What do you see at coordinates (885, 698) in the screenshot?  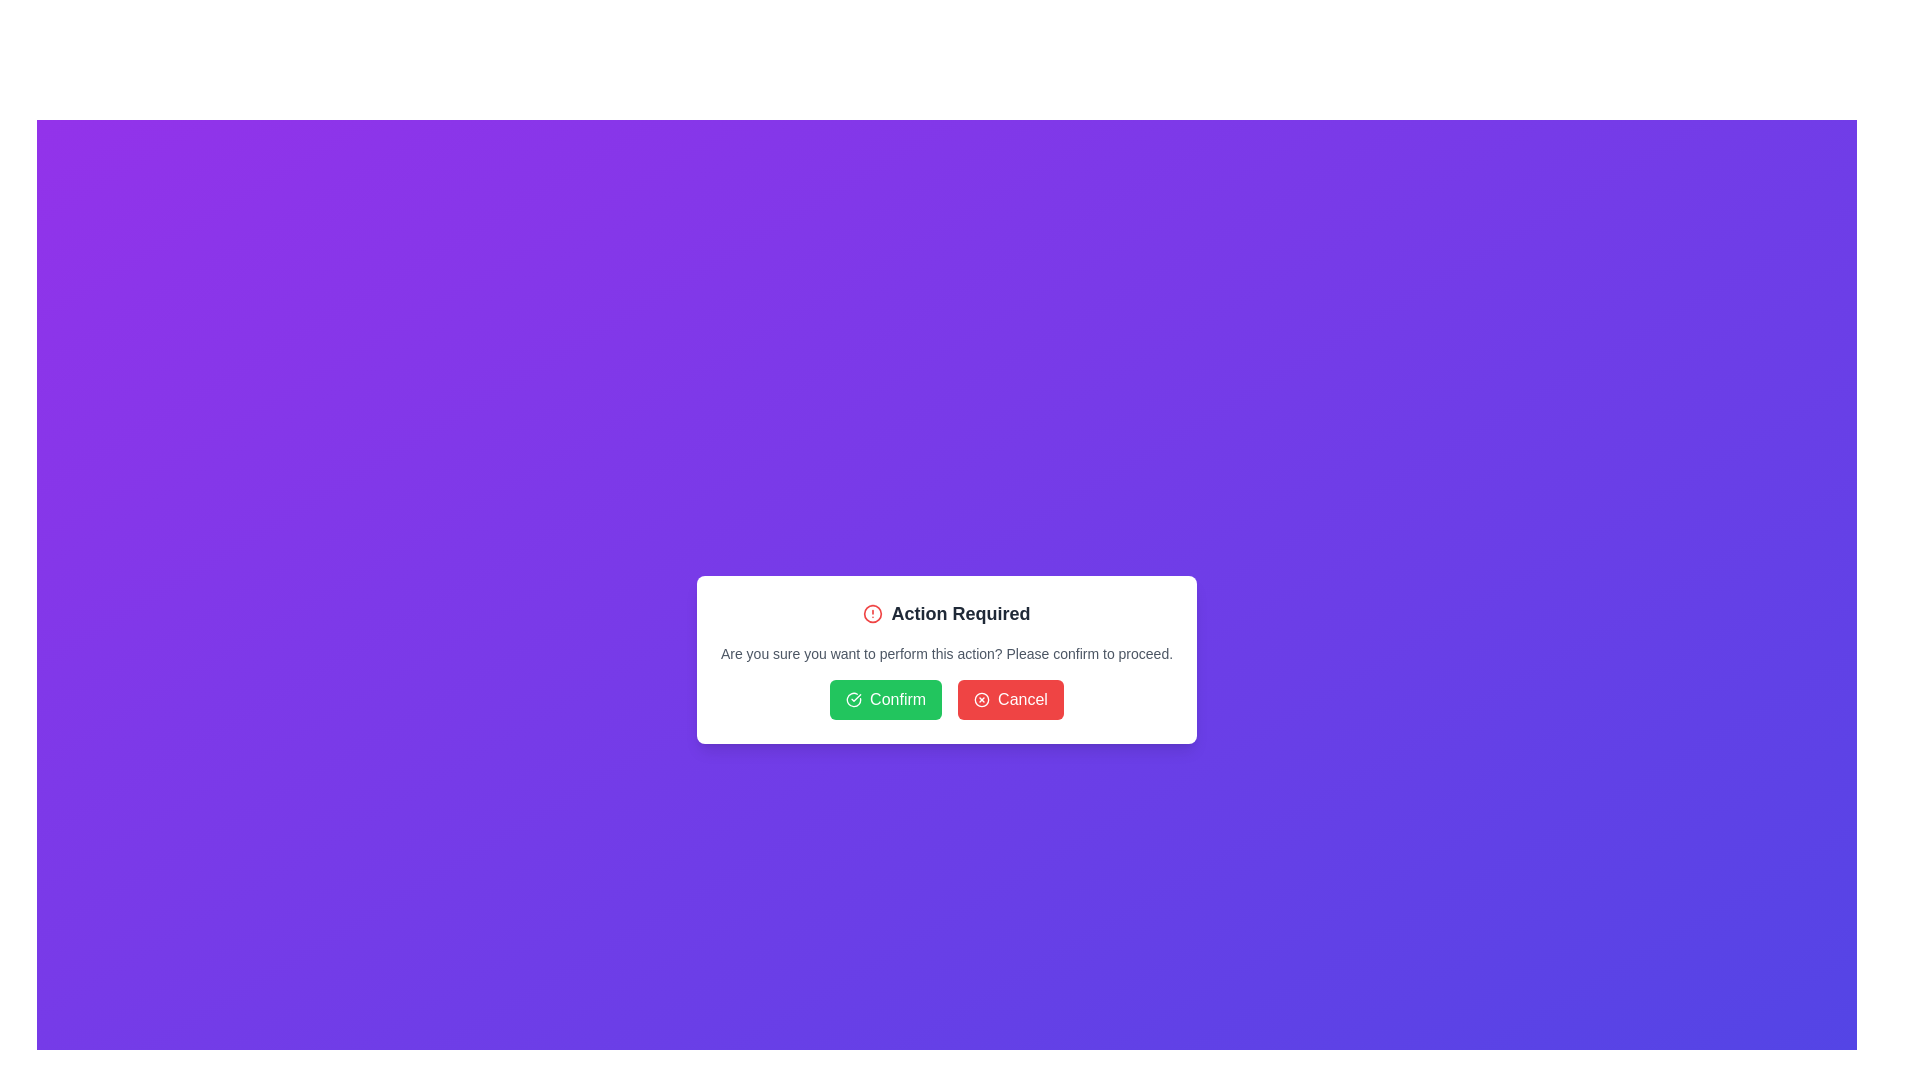 I see `the confirmation button located in the modal's footer, which is positioned to the left of the 'Cancel' button` at bounding box center [885, 698].